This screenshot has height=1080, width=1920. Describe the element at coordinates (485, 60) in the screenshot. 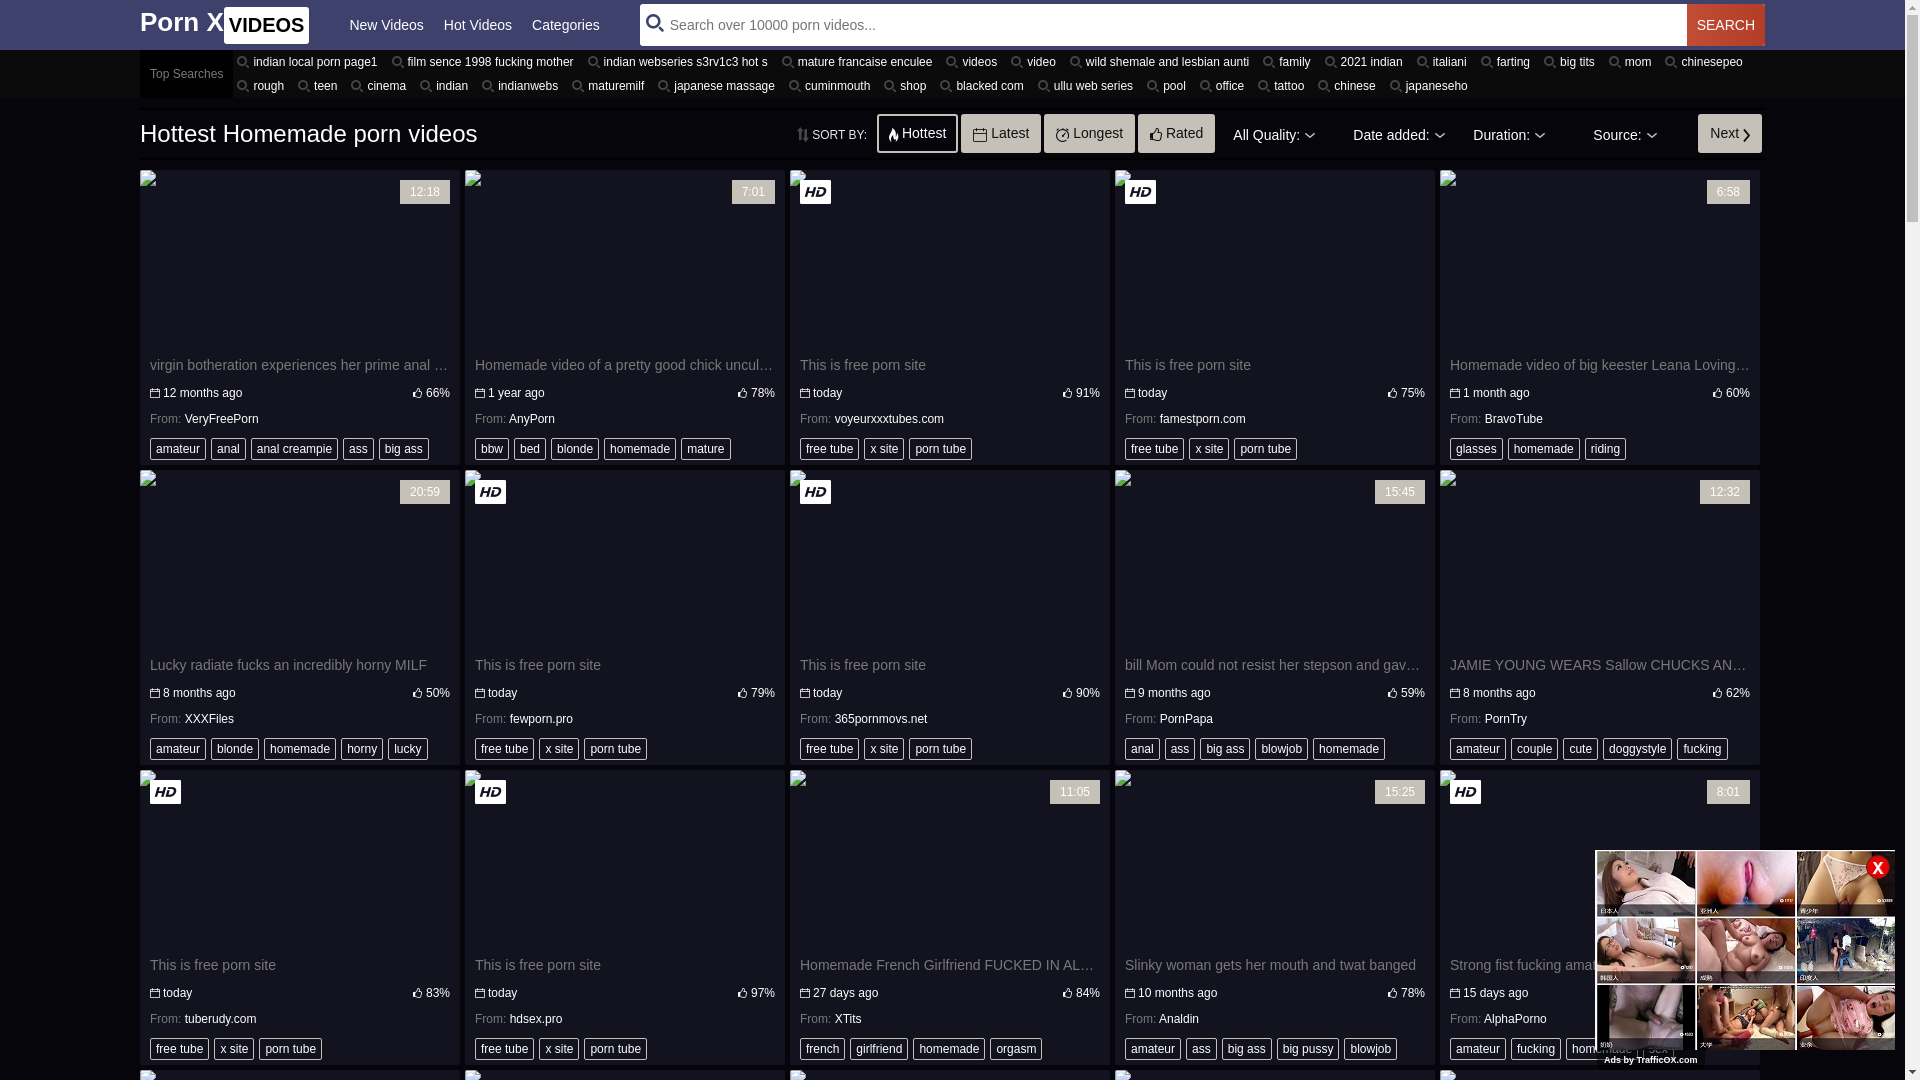

I see `'film sence 1998 fucking mother'` at that location.